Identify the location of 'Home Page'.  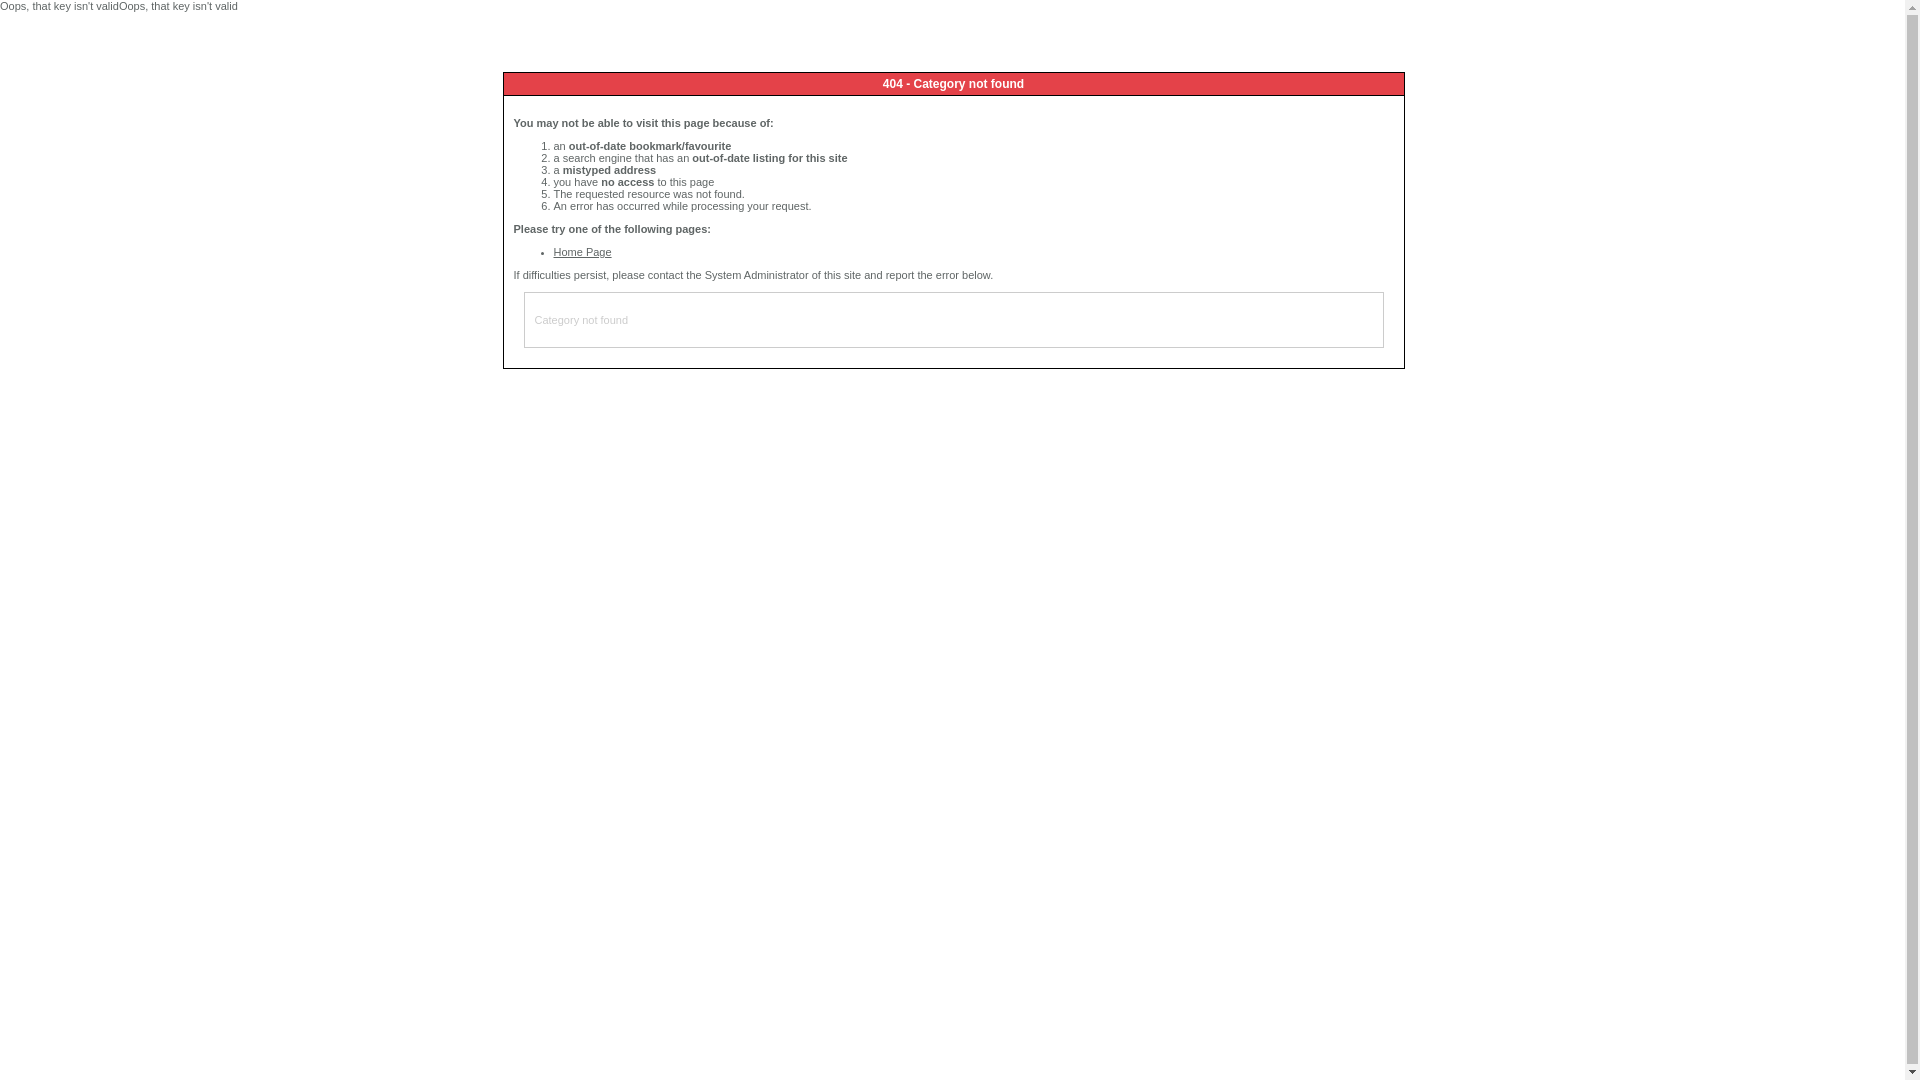
(581, 250).